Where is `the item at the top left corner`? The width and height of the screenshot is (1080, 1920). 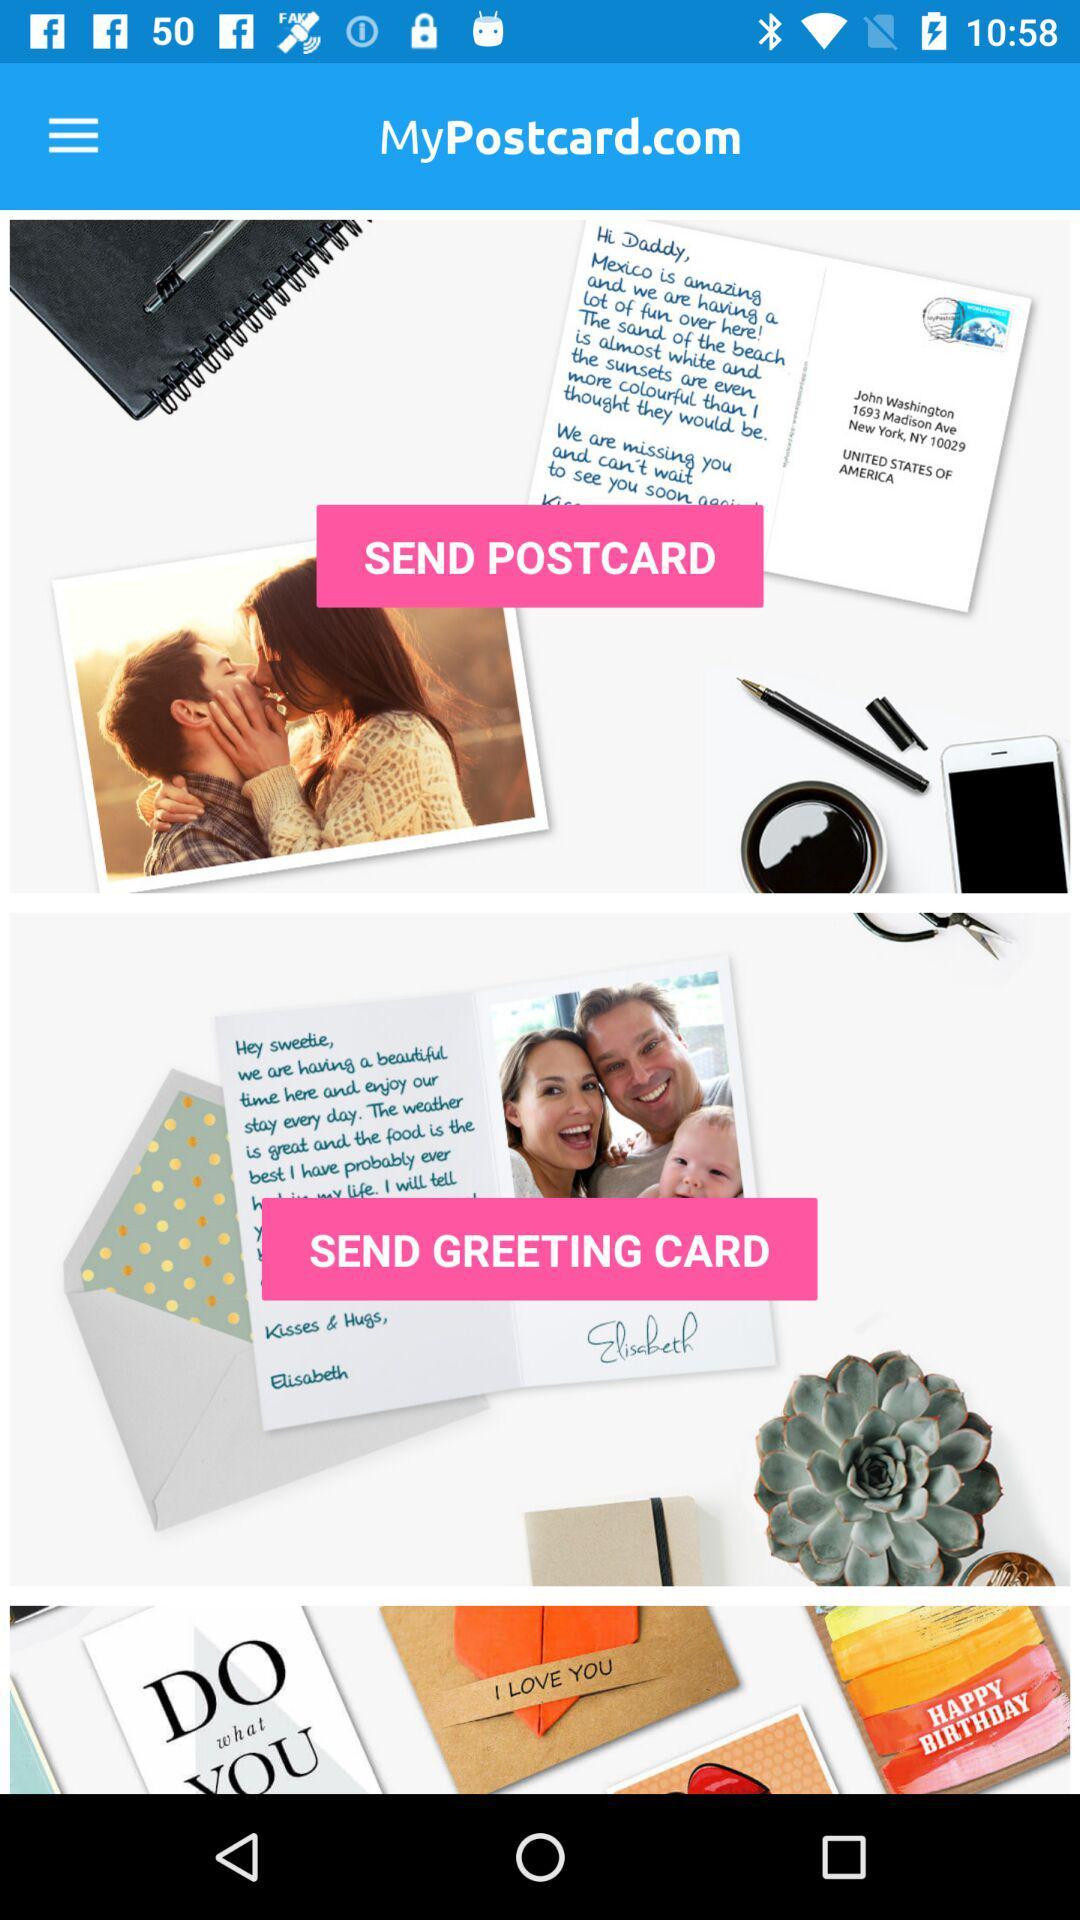 the item at the top left corner is located at coordinates (72, 135).